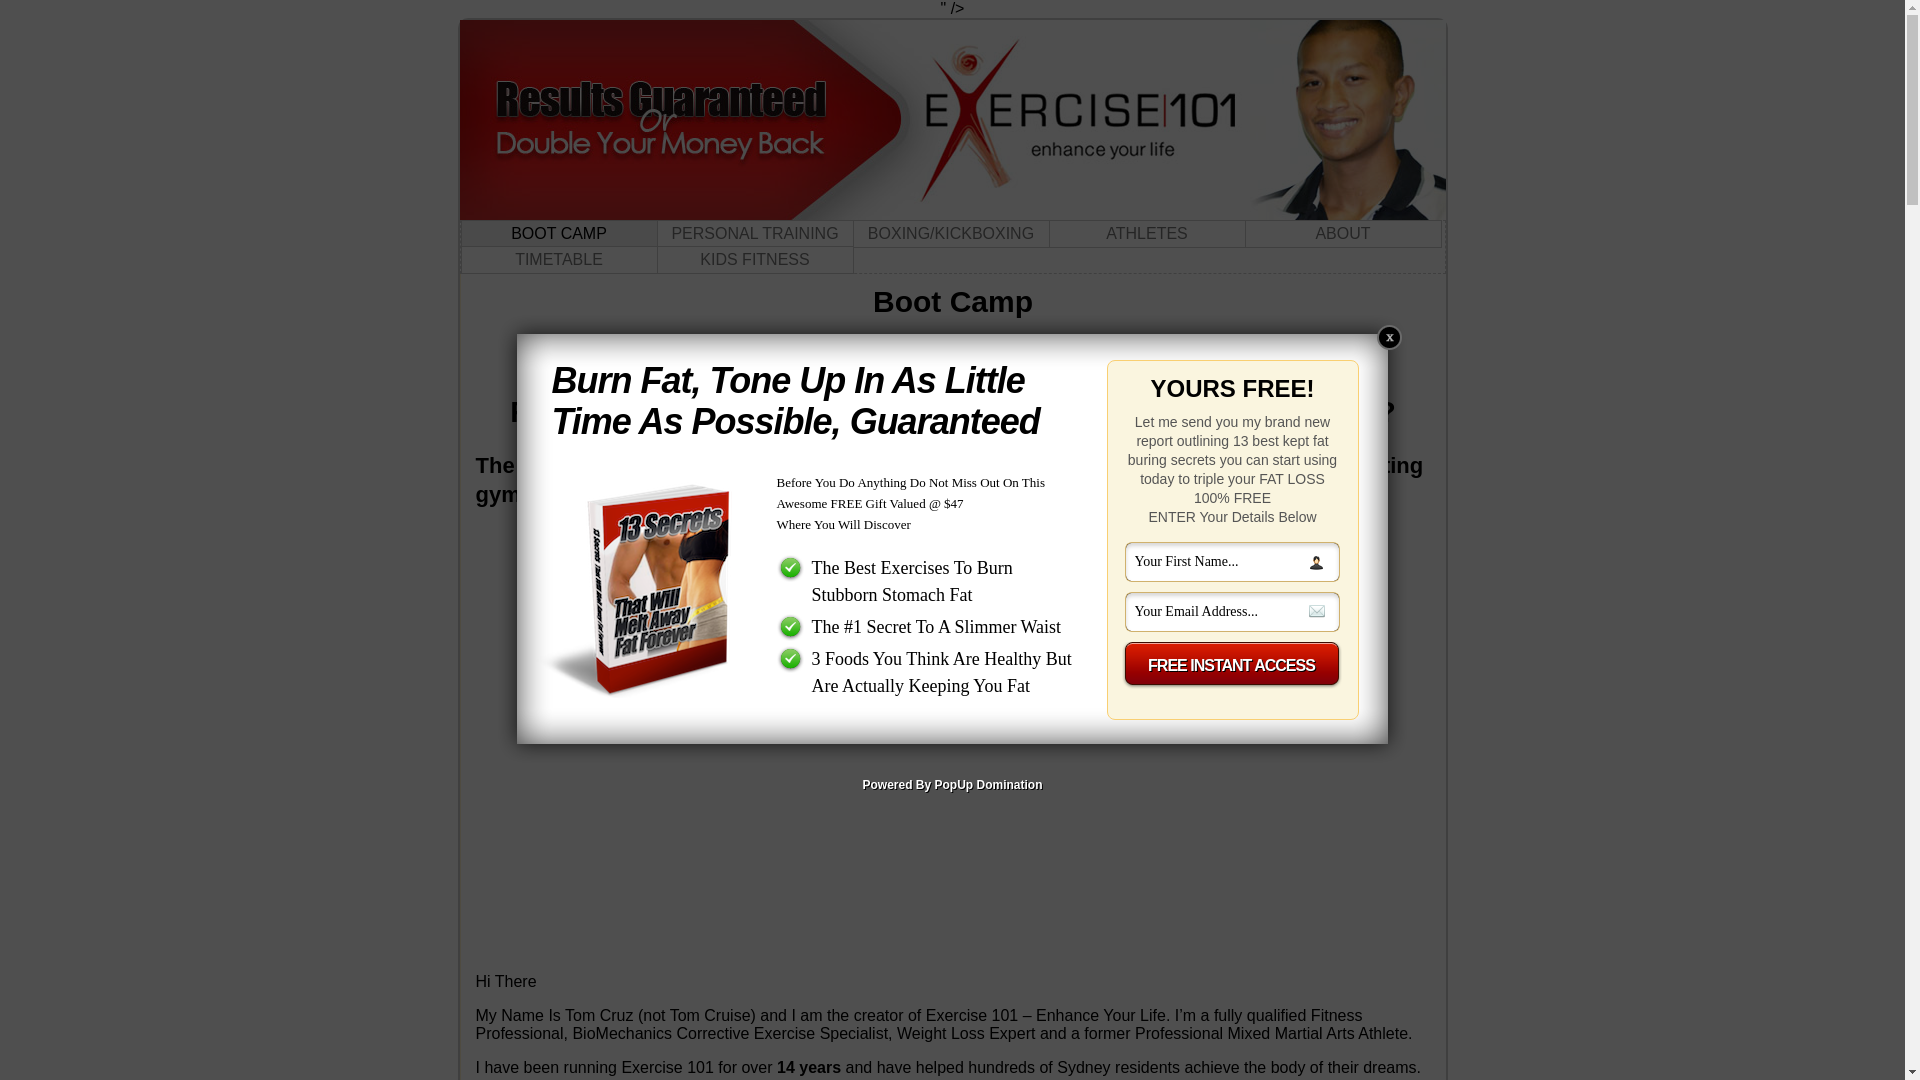  Describe the element at coordinates (558, 258) in the screenshot. I see `'TIMETABLE'` at that location.